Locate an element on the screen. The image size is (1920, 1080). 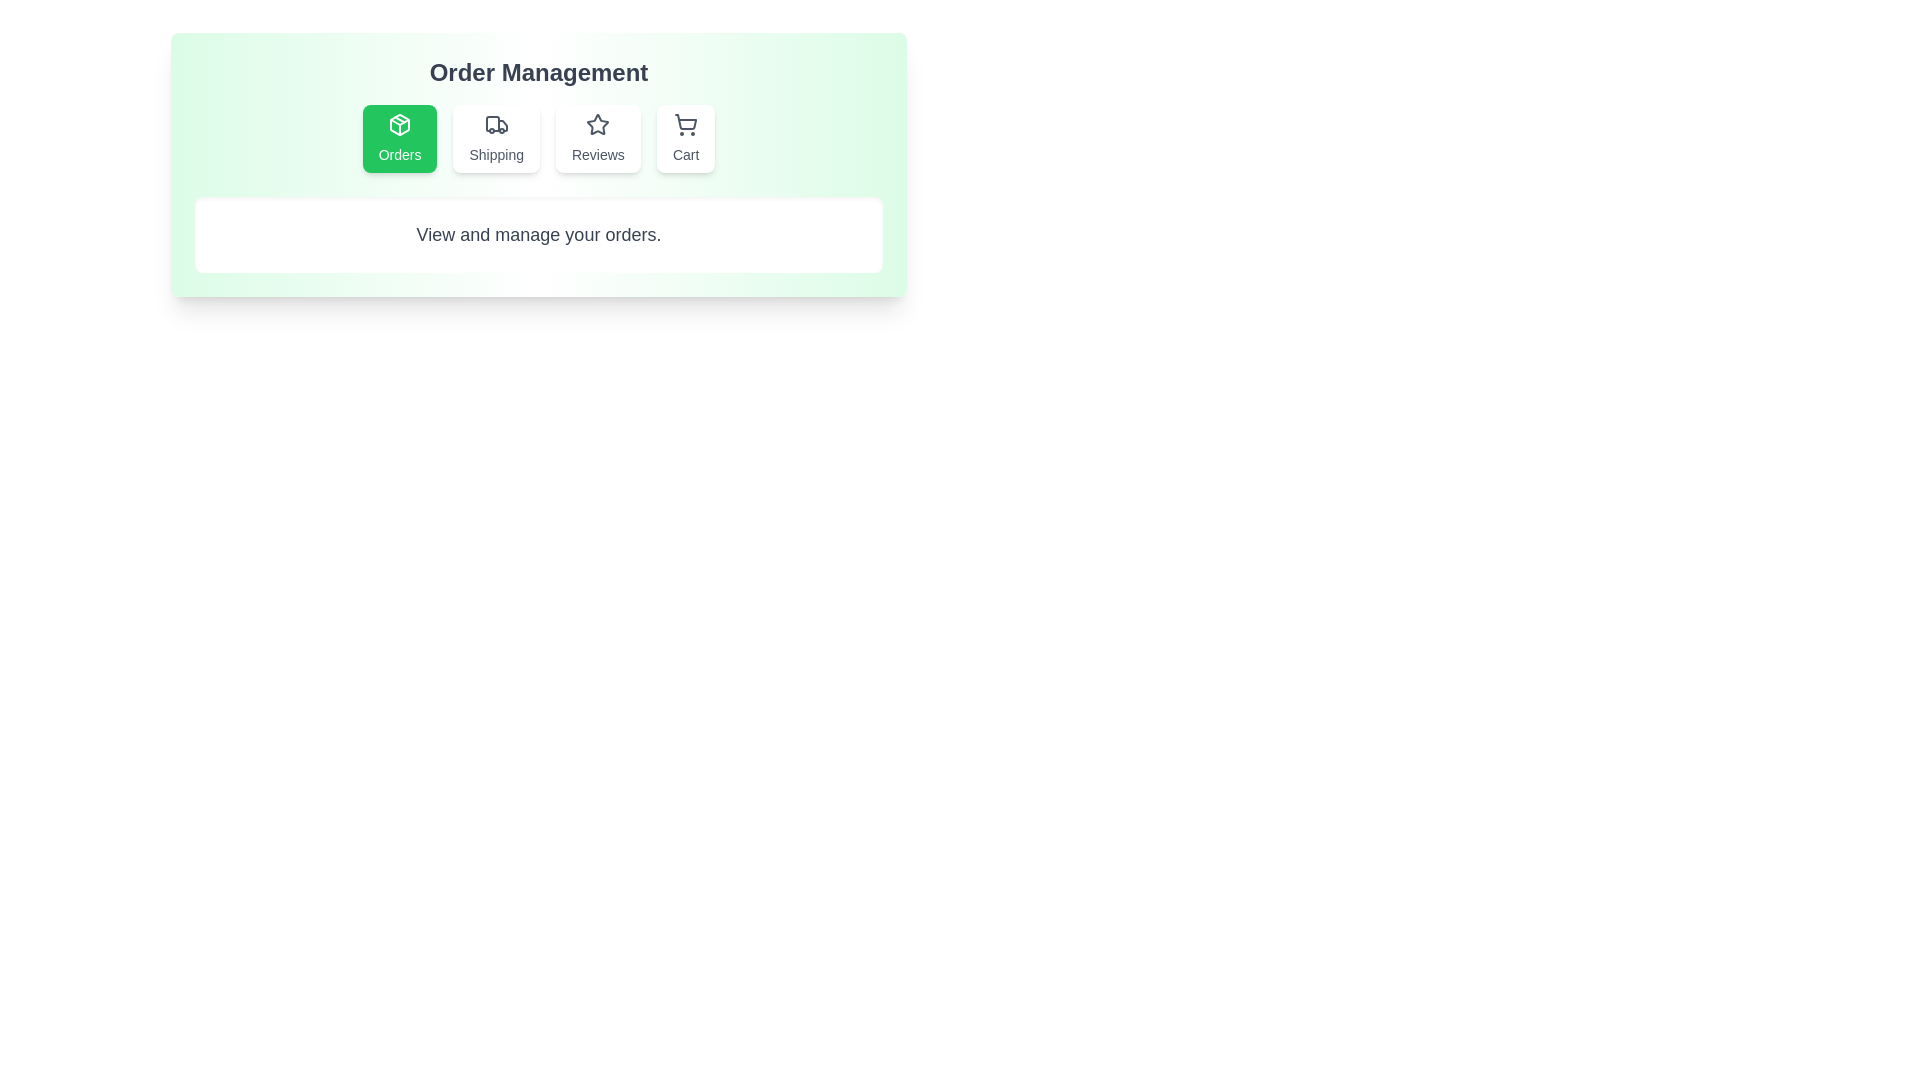
the informational text box that displays 'View and manage your orders.' with a white background and gray font, located beneath the clickable options in the Order Management section is located at coordinates (538, 234).